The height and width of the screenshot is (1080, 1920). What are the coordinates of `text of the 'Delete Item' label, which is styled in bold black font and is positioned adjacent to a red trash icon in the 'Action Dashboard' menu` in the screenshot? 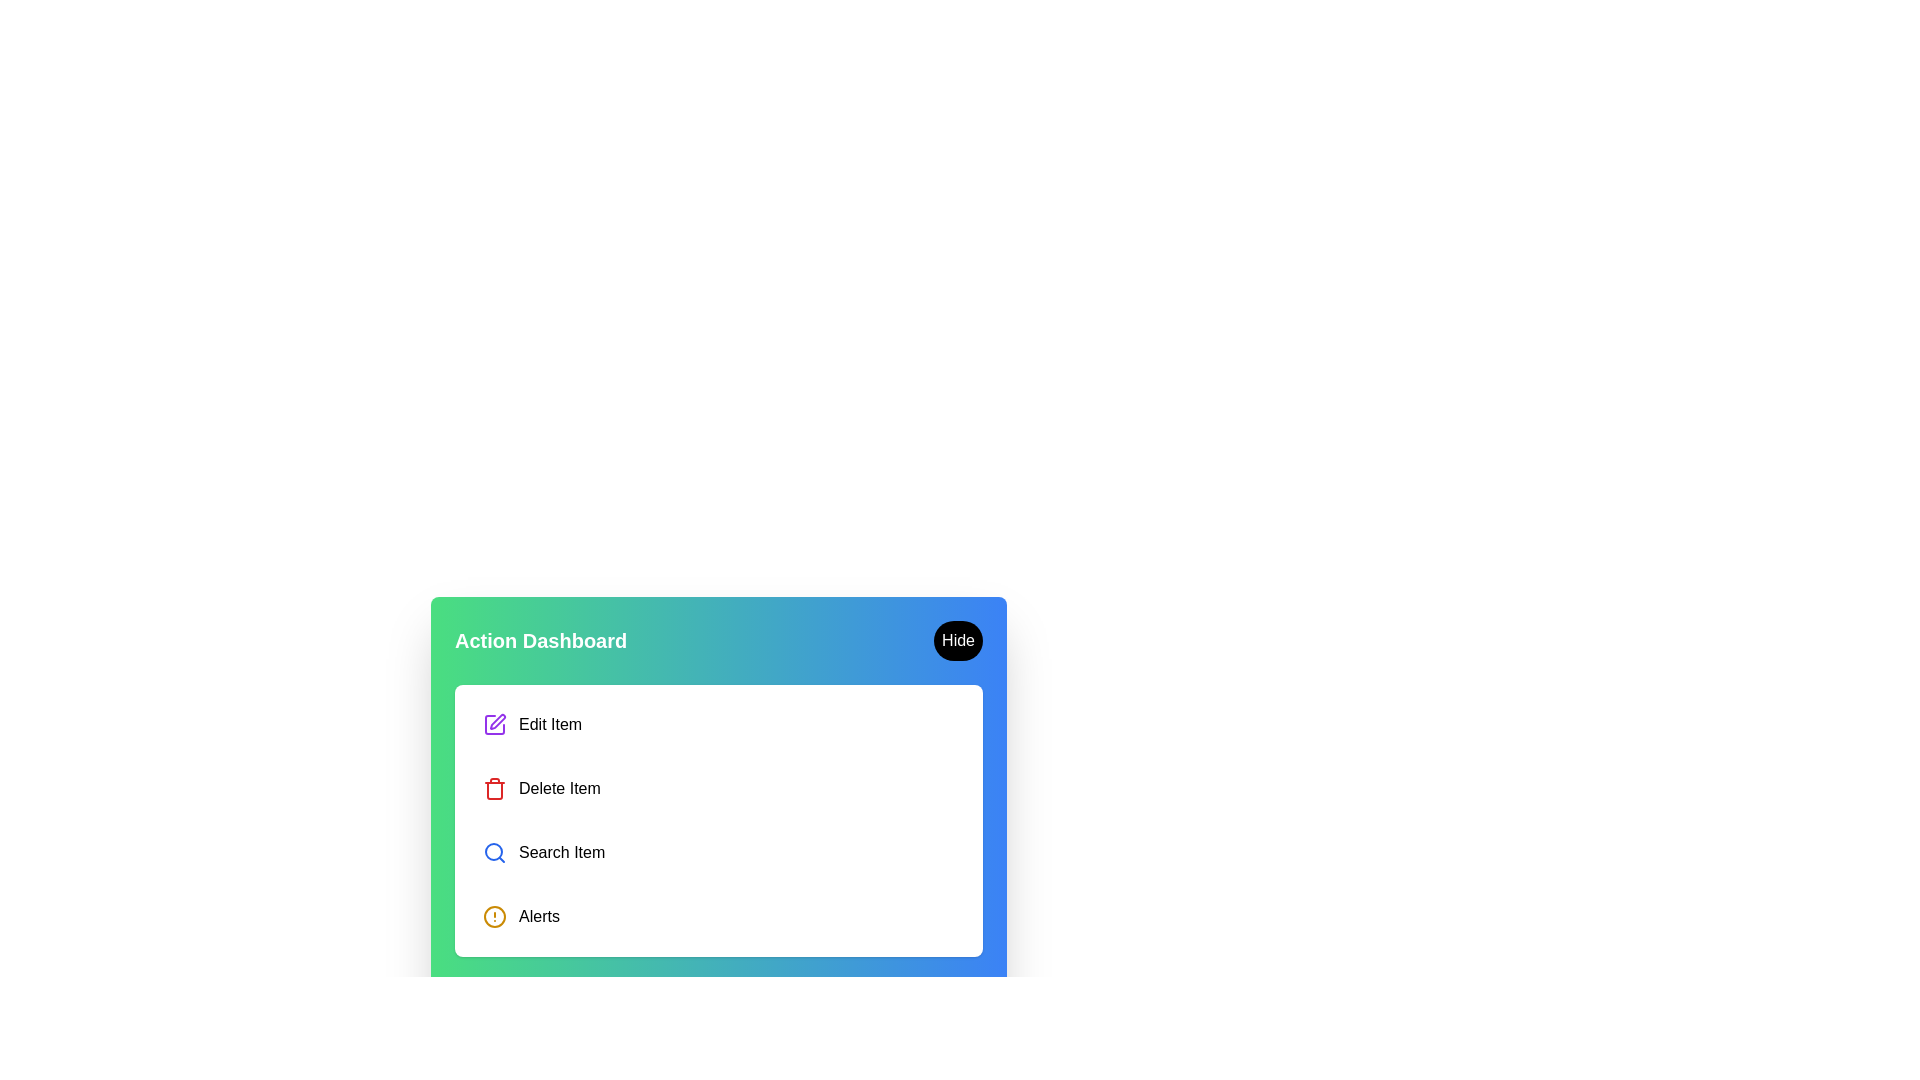 It's located at (559, 788).